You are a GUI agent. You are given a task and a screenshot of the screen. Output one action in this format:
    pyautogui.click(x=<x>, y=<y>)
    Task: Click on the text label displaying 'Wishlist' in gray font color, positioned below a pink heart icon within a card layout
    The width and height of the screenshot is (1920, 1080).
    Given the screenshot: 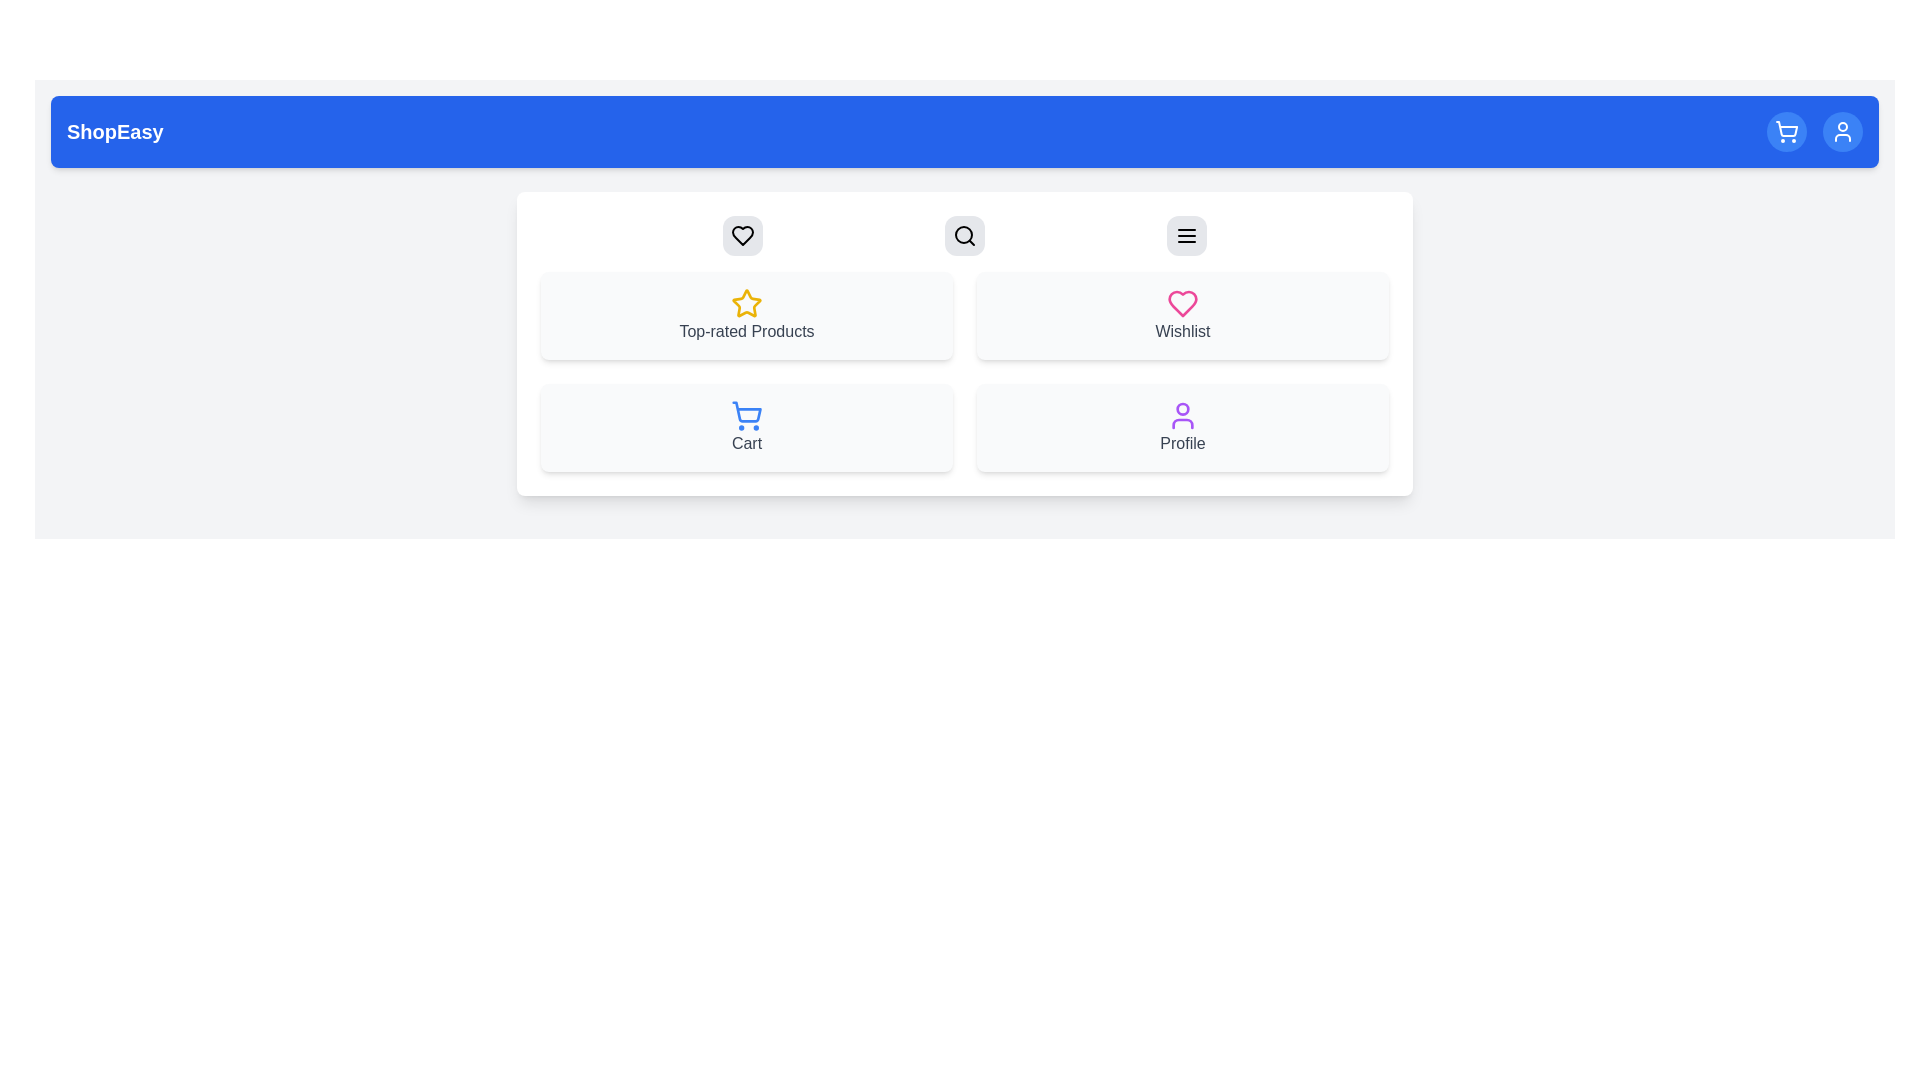 What is the action you would take?
    pyautogui.click(x=1182, y=330)
    